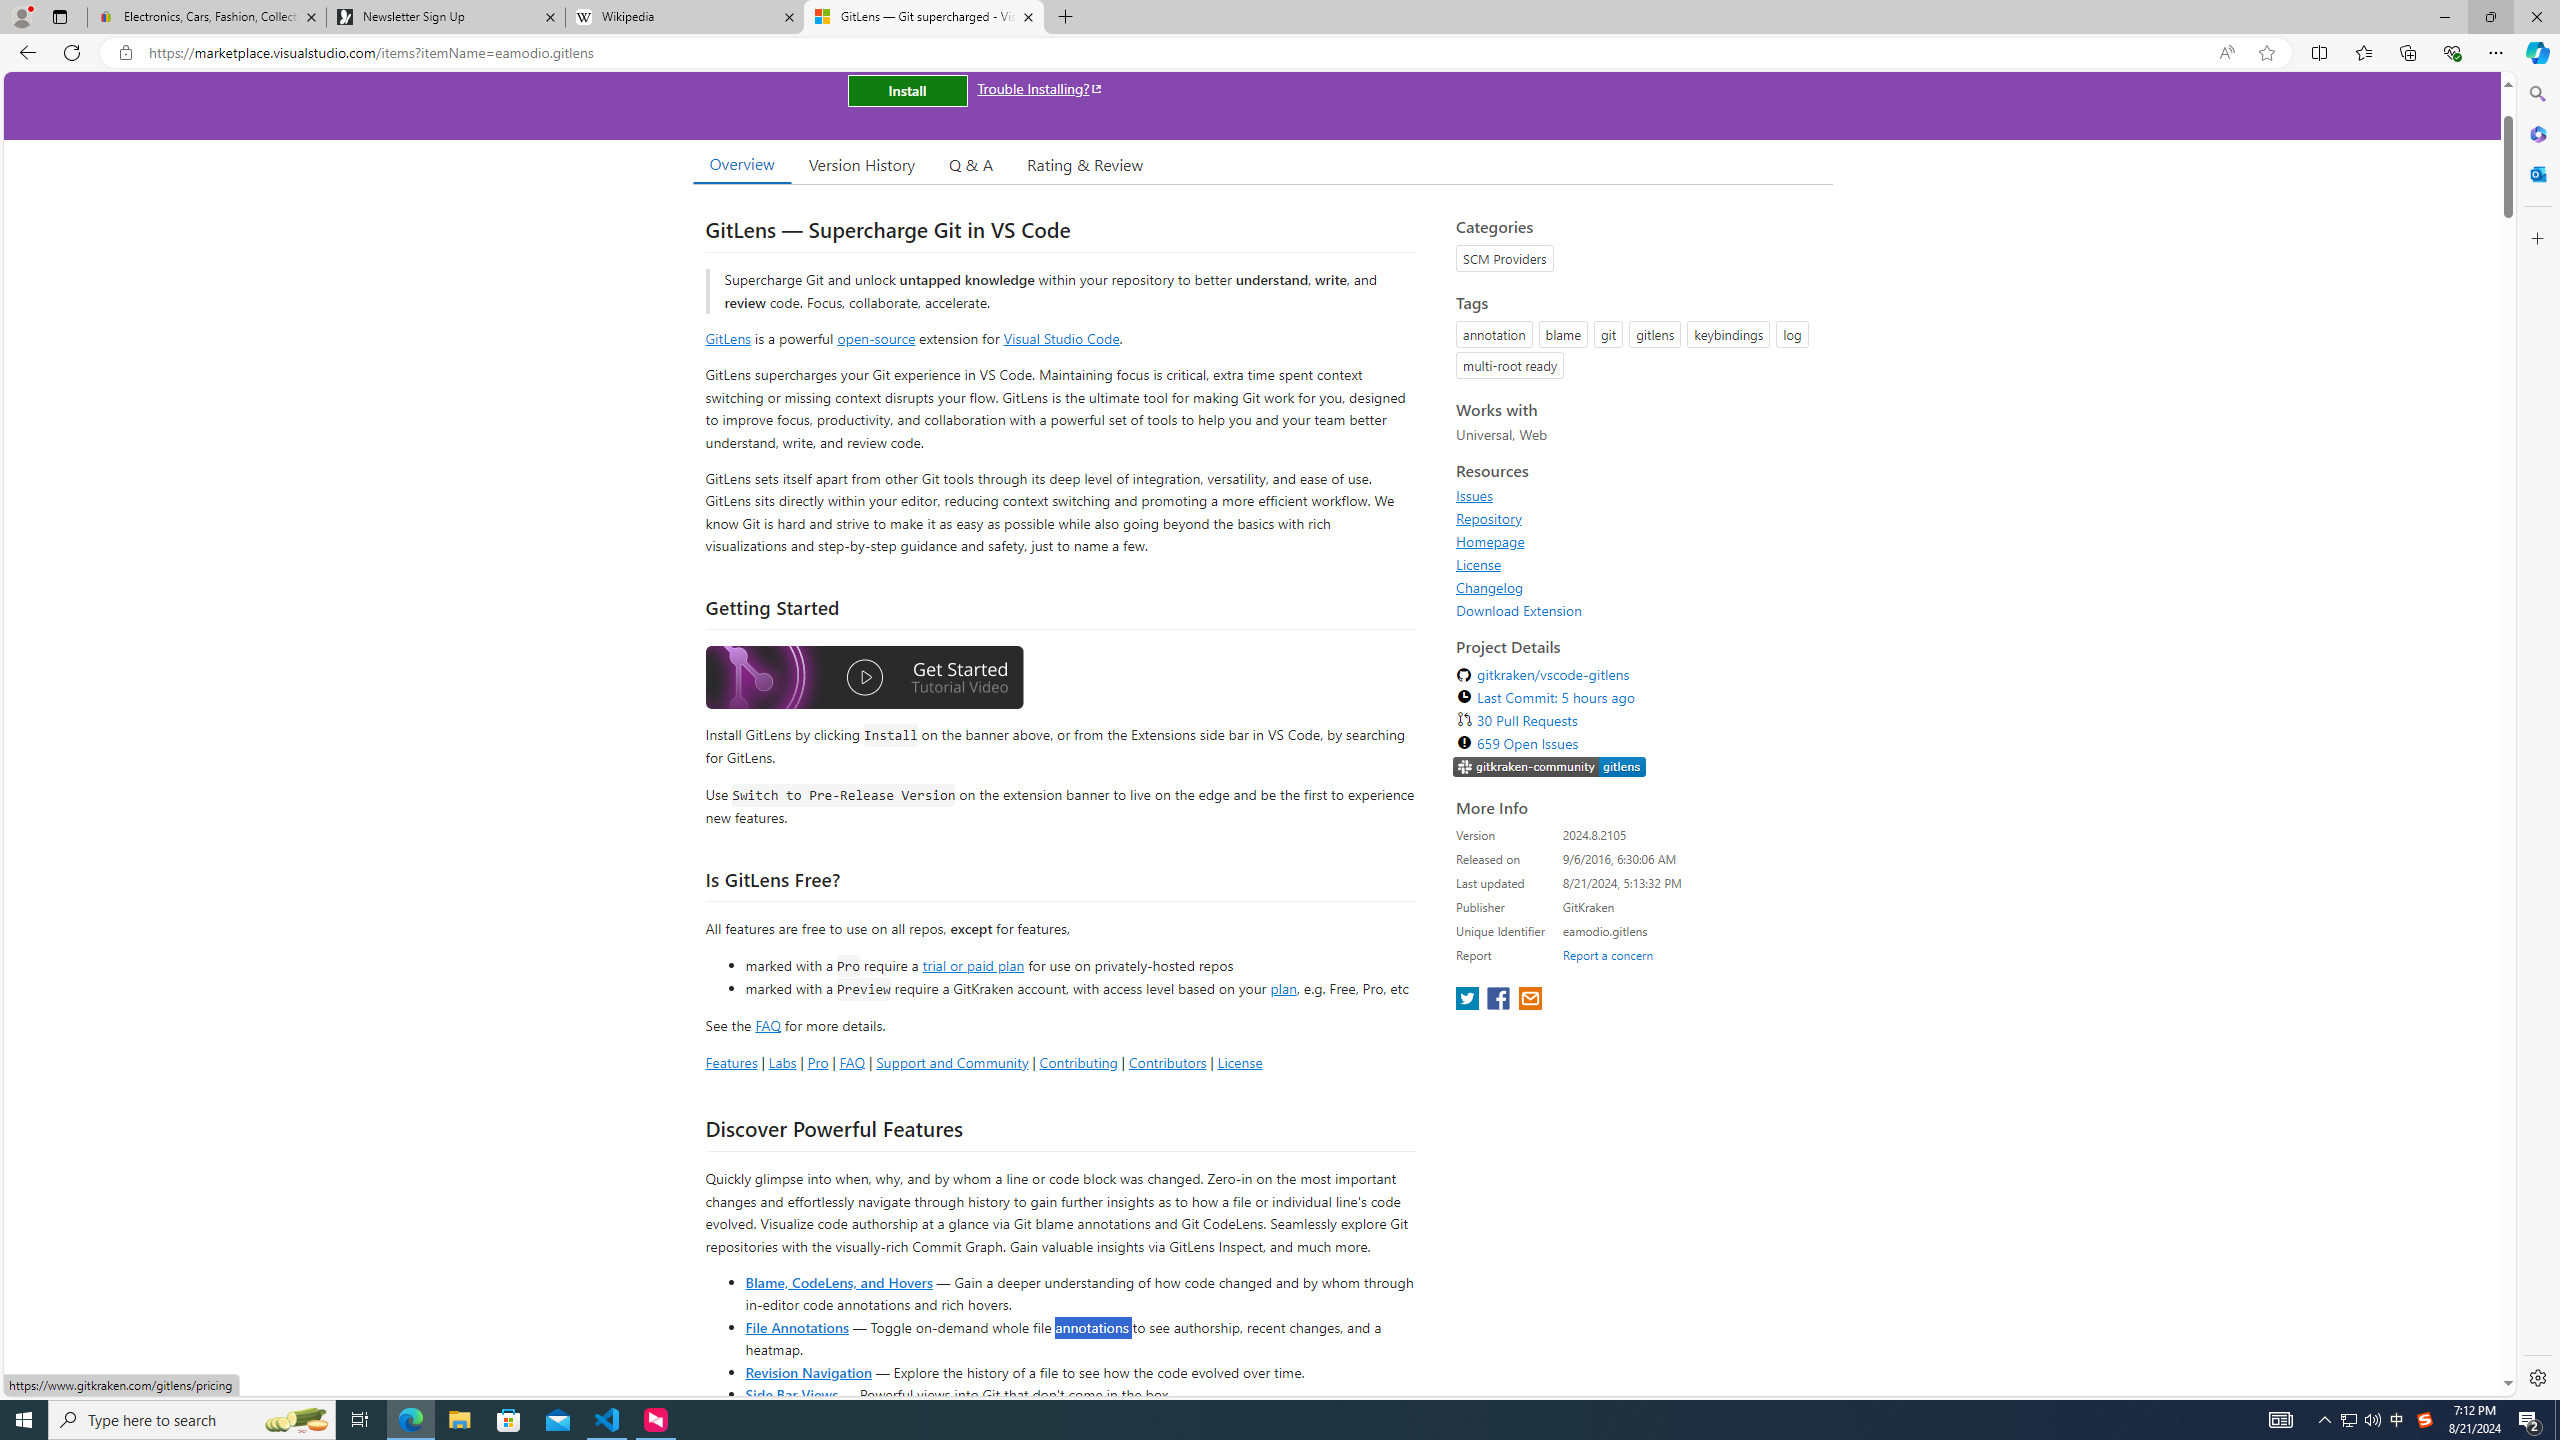 The height and width of the screenshot is (1440, 2560). Describe the element at coordinates (790, 1393) in the screenshot. I see `'Side Bar Views'` at that location.